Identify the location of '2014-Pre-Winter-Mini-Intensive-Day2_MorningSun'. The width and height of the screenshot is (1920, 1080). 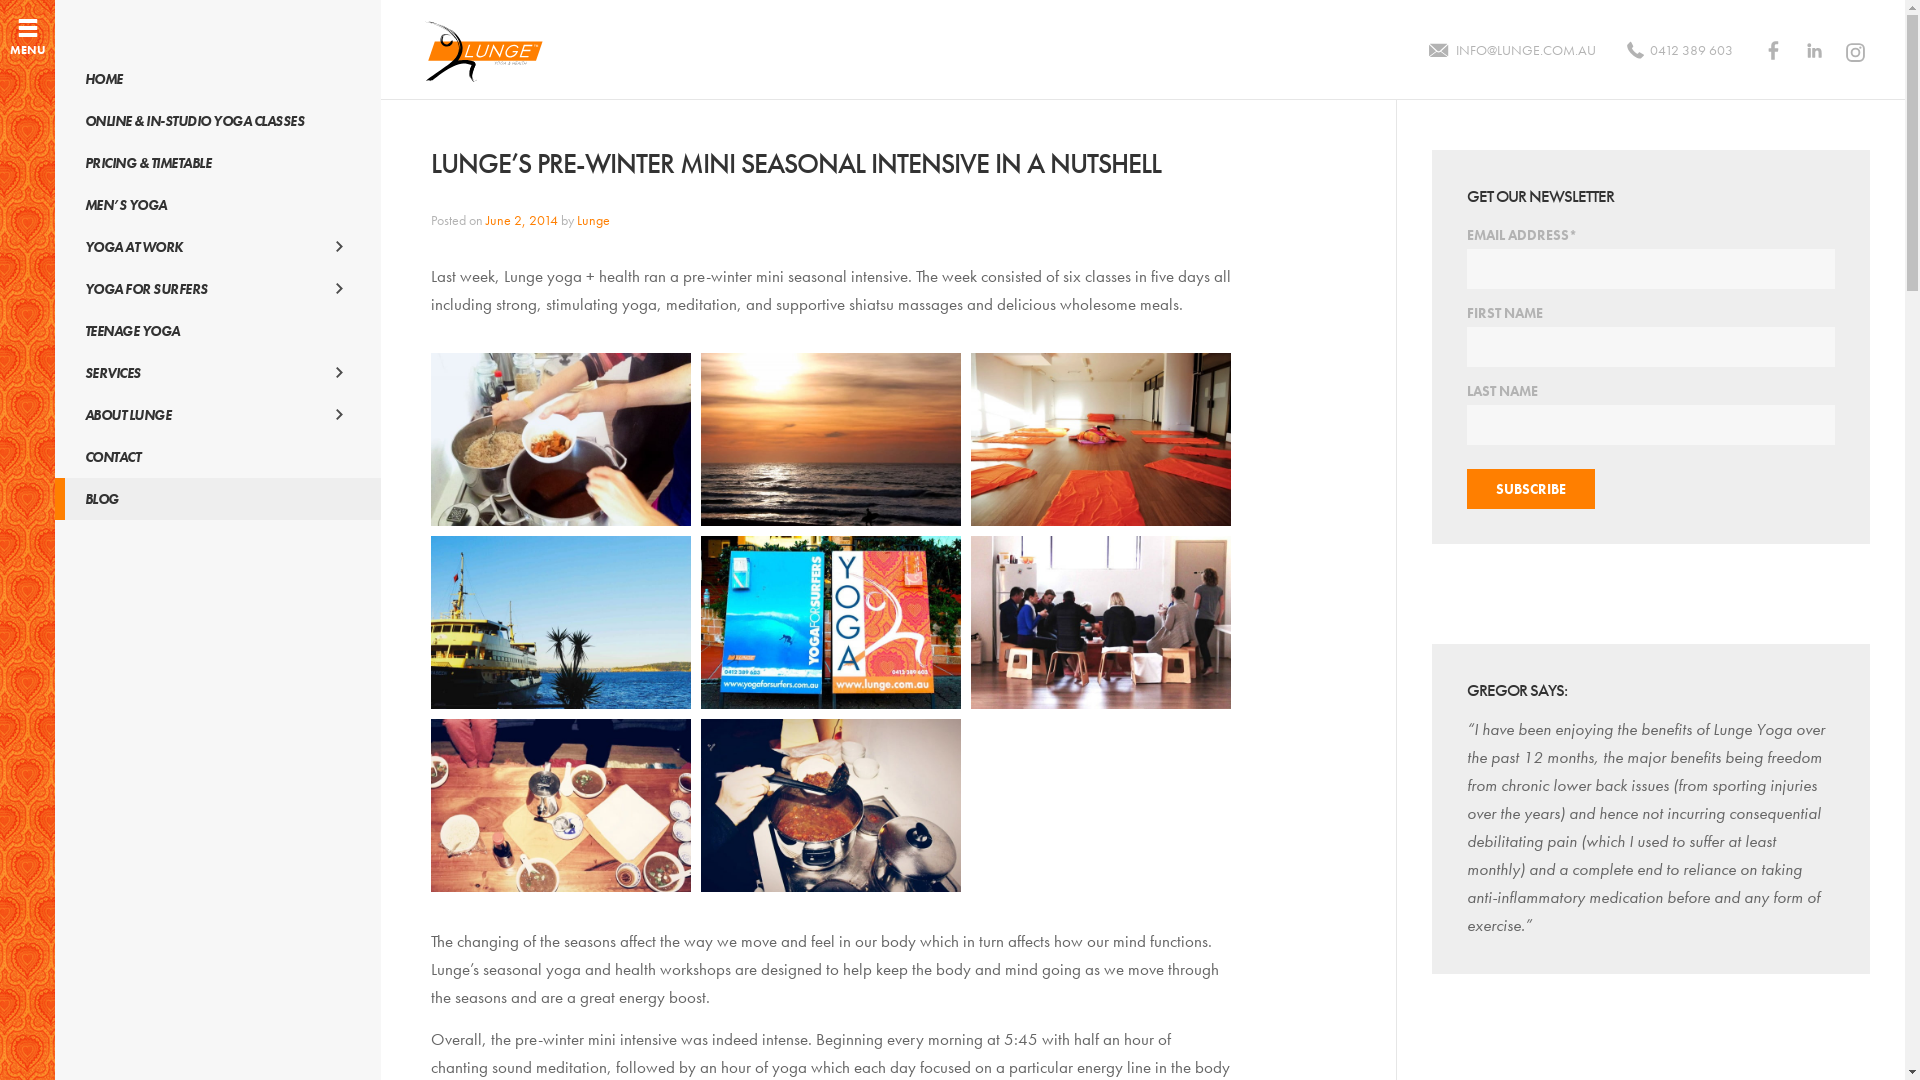
(700, 438).